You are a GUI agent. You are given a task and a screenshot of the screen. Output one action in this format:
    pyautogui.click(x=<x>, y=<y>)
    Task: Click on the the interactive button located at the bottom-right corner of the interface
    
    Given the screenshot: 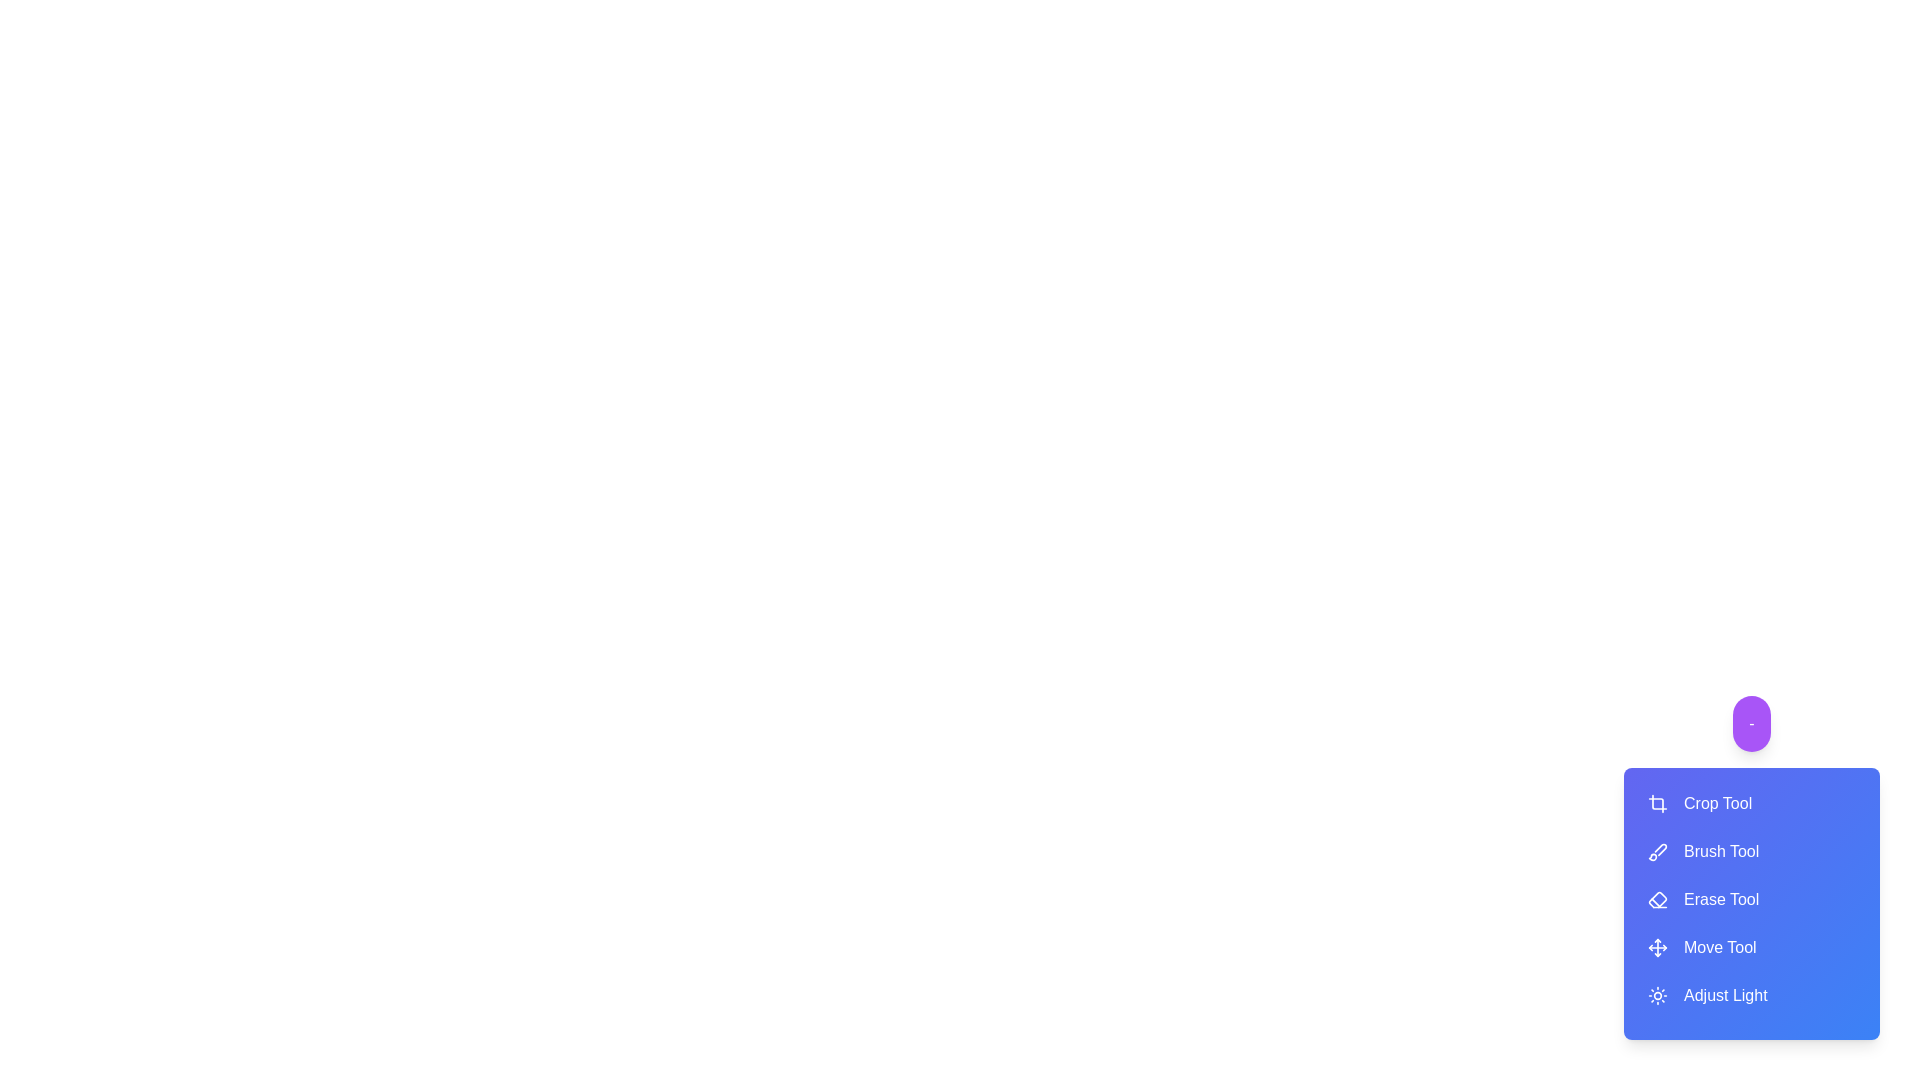 What is the action you would take?
    pyautogui.click(x=1751, y=724)
    